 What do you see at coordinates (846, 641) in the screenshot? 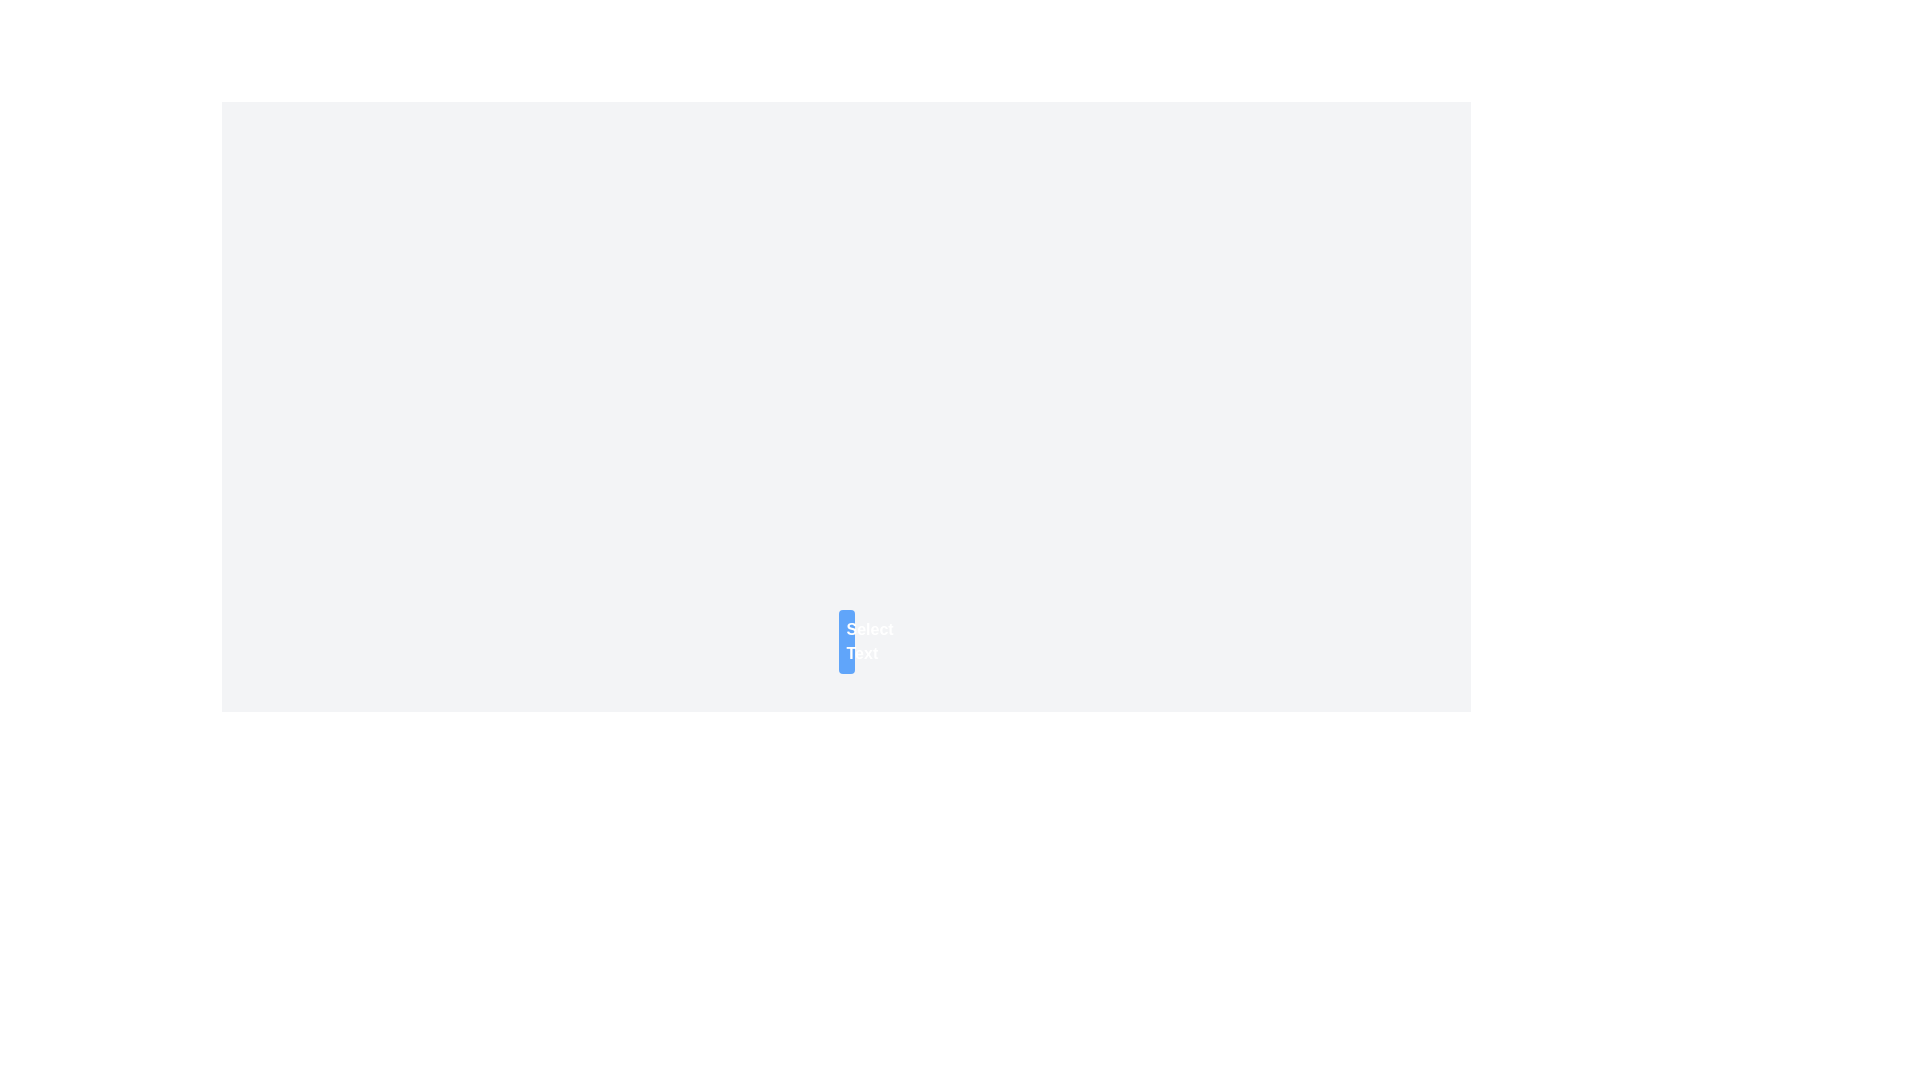
I see `the button labeled for selecting or triggering an action related to text, positioned near the center of the page with a light gray background` at bounding box center [846, 641].